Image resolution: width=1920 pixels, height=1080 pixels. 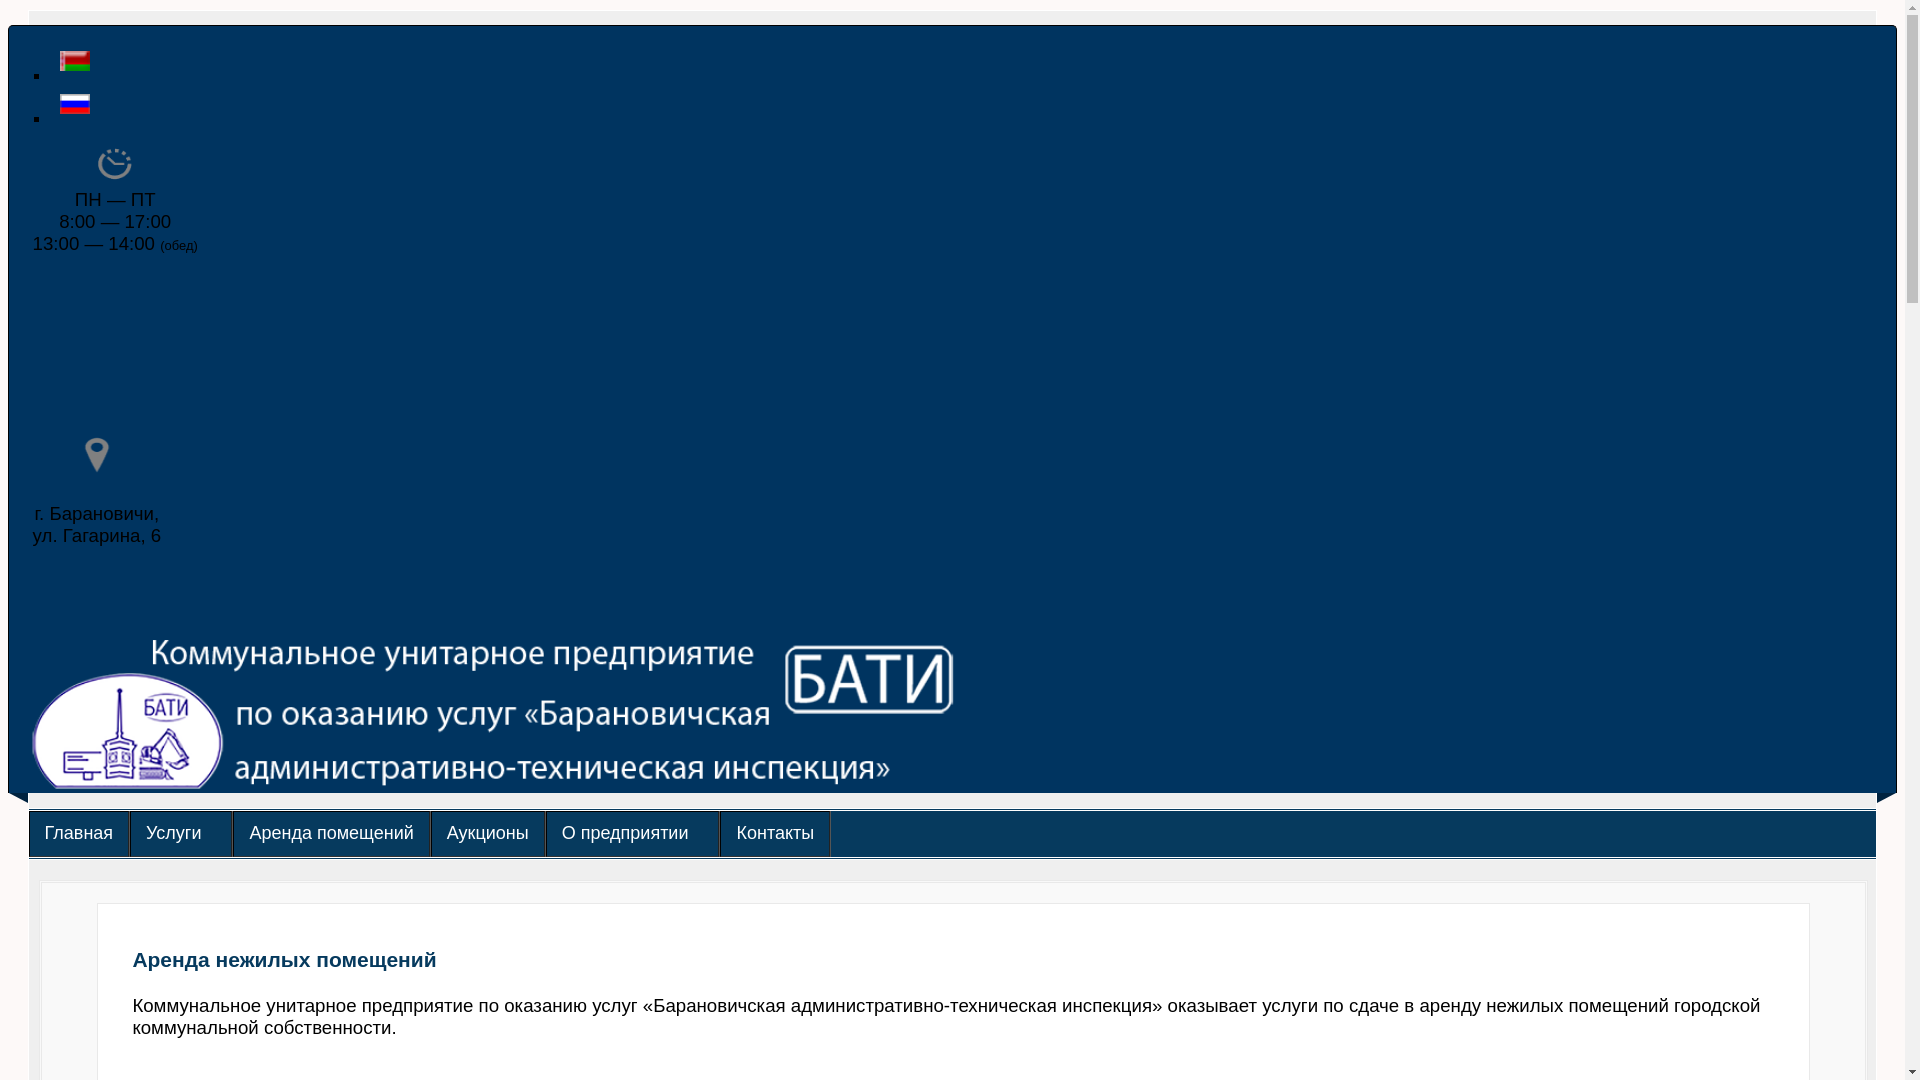 What do you see at coordinates (75, 60) in the screenshot?
I see `'Belarusian (Belarus)'` at bounding box center [75, 60].